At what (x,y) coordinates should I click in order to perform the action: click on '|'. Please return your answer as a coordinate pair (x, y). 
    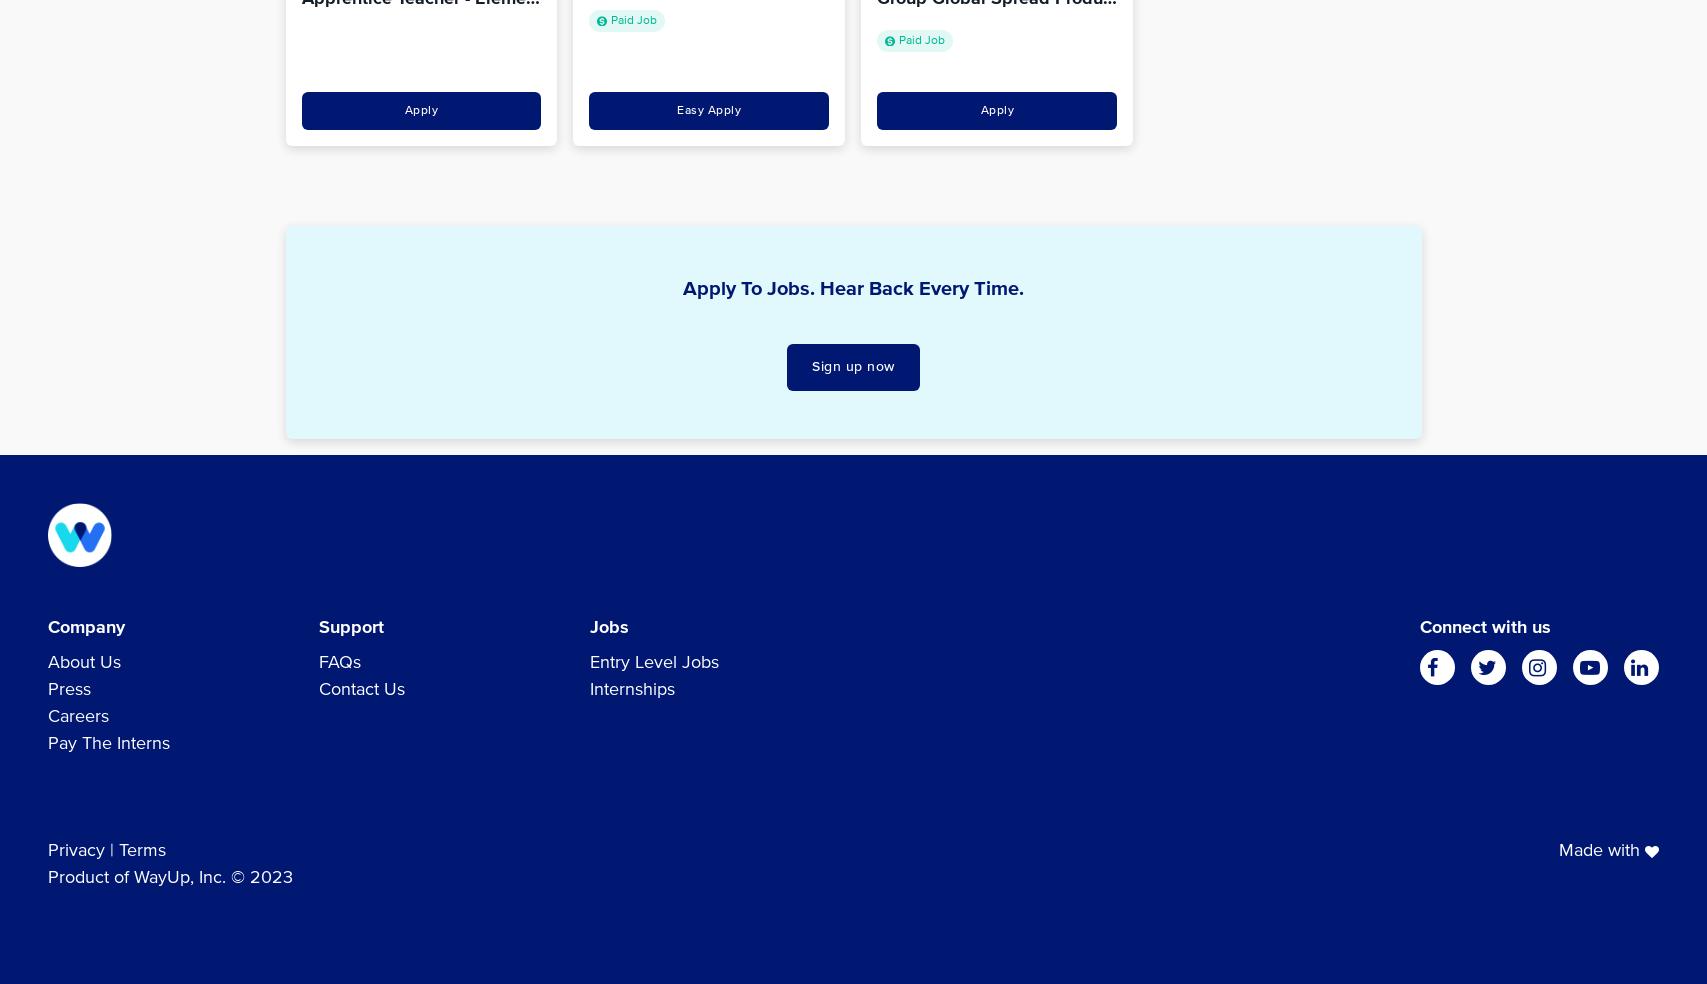
    Looking at the image, I should click on (111, 849).